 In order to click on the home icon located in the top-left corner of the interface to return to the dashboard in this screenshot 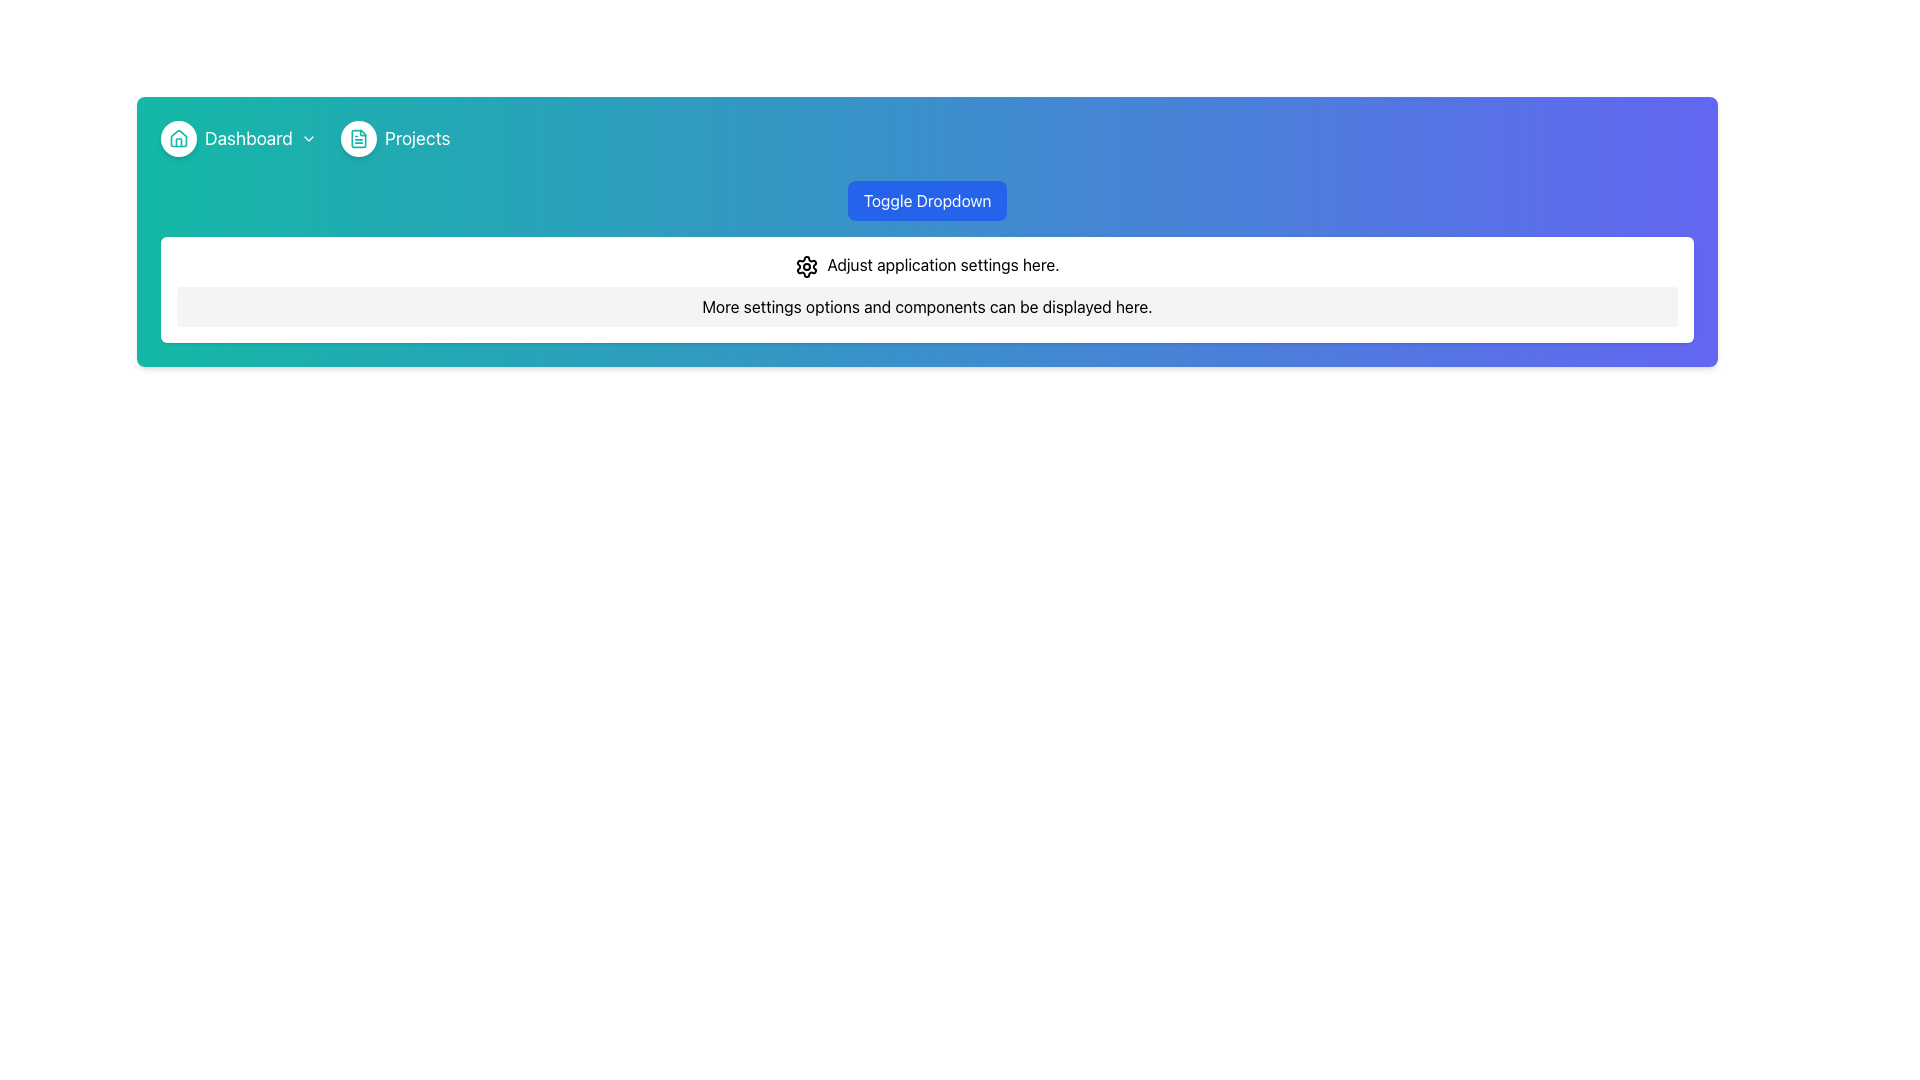, I will do `click(178, 137)`.